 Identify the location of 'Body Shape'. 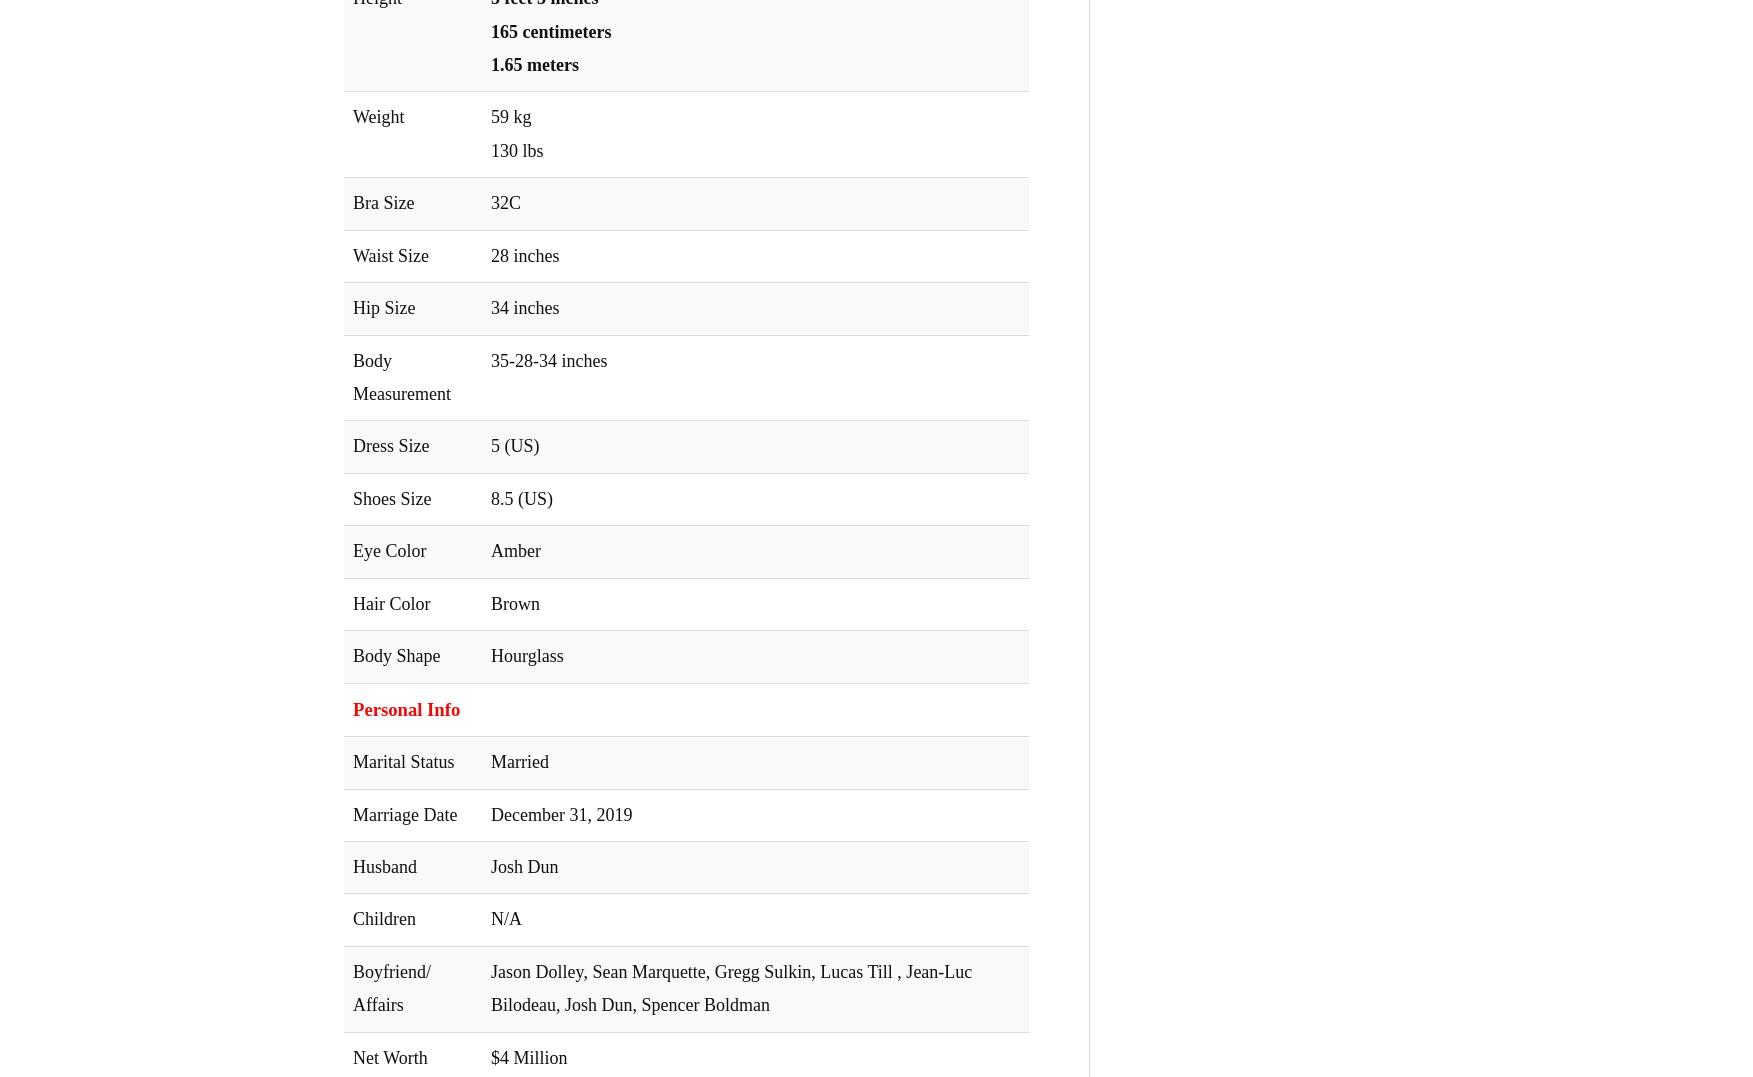
(396, 656).